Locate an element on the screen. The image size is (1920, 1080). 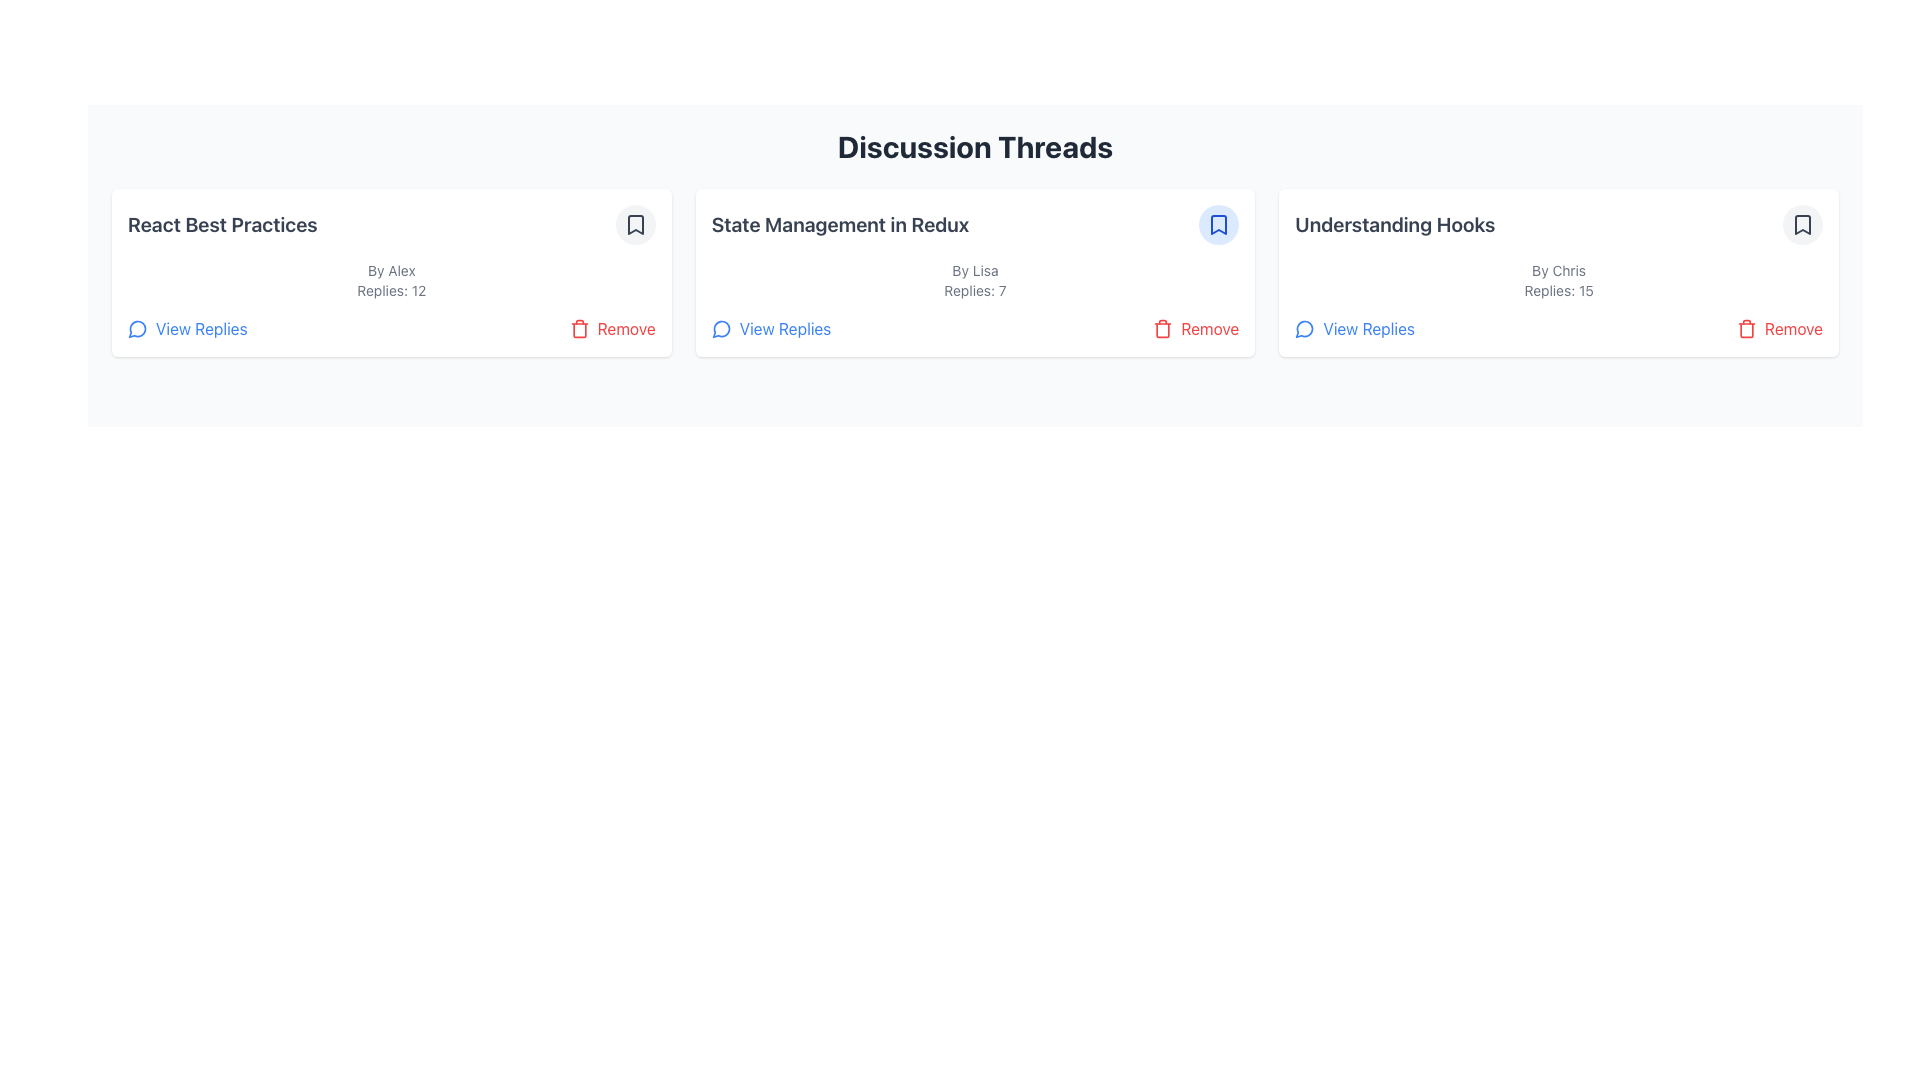
the 'Remove' text label, which is styled in red and positioned to the right of a trash can icon is located at coordinates (1794, 327).